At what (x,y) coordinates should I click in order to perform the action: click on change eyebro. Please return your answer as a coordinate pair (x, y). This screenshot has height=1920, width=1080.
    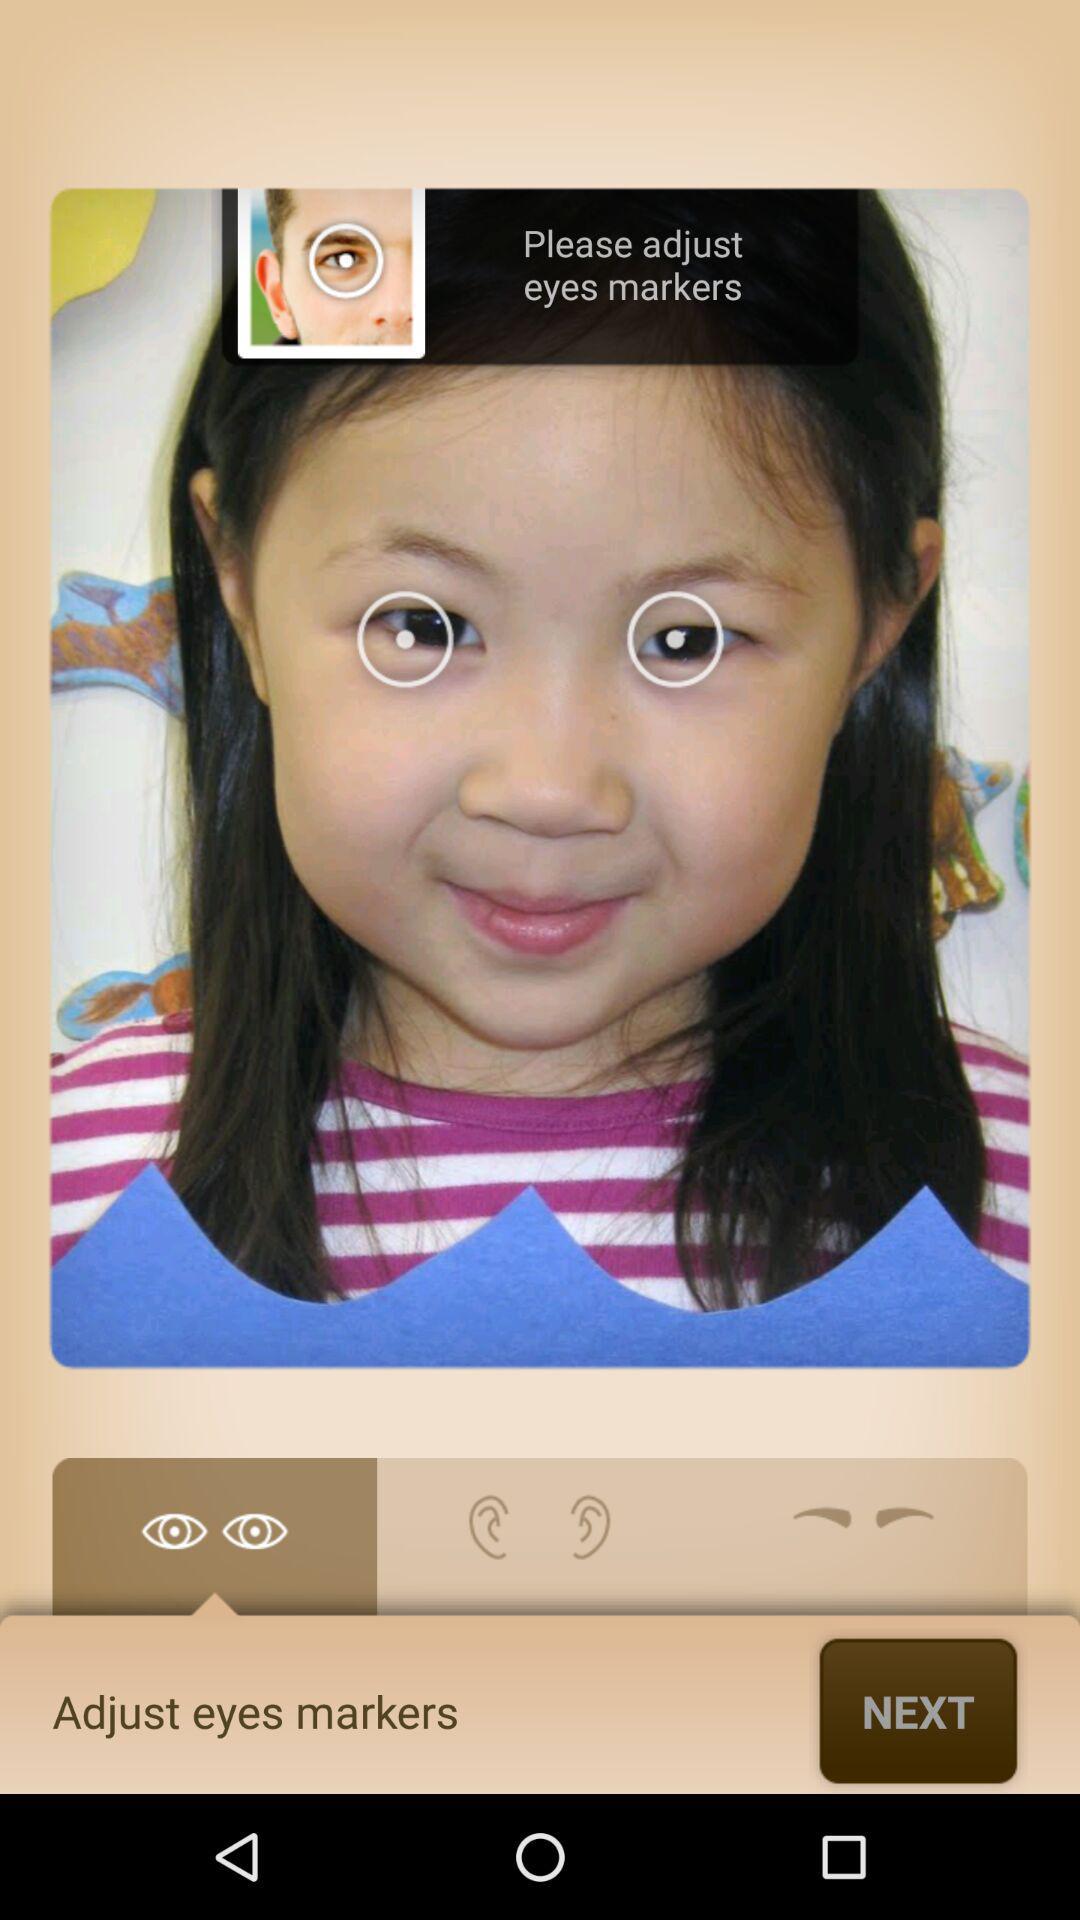
    Looking at the image, I should click on (863, 1546).